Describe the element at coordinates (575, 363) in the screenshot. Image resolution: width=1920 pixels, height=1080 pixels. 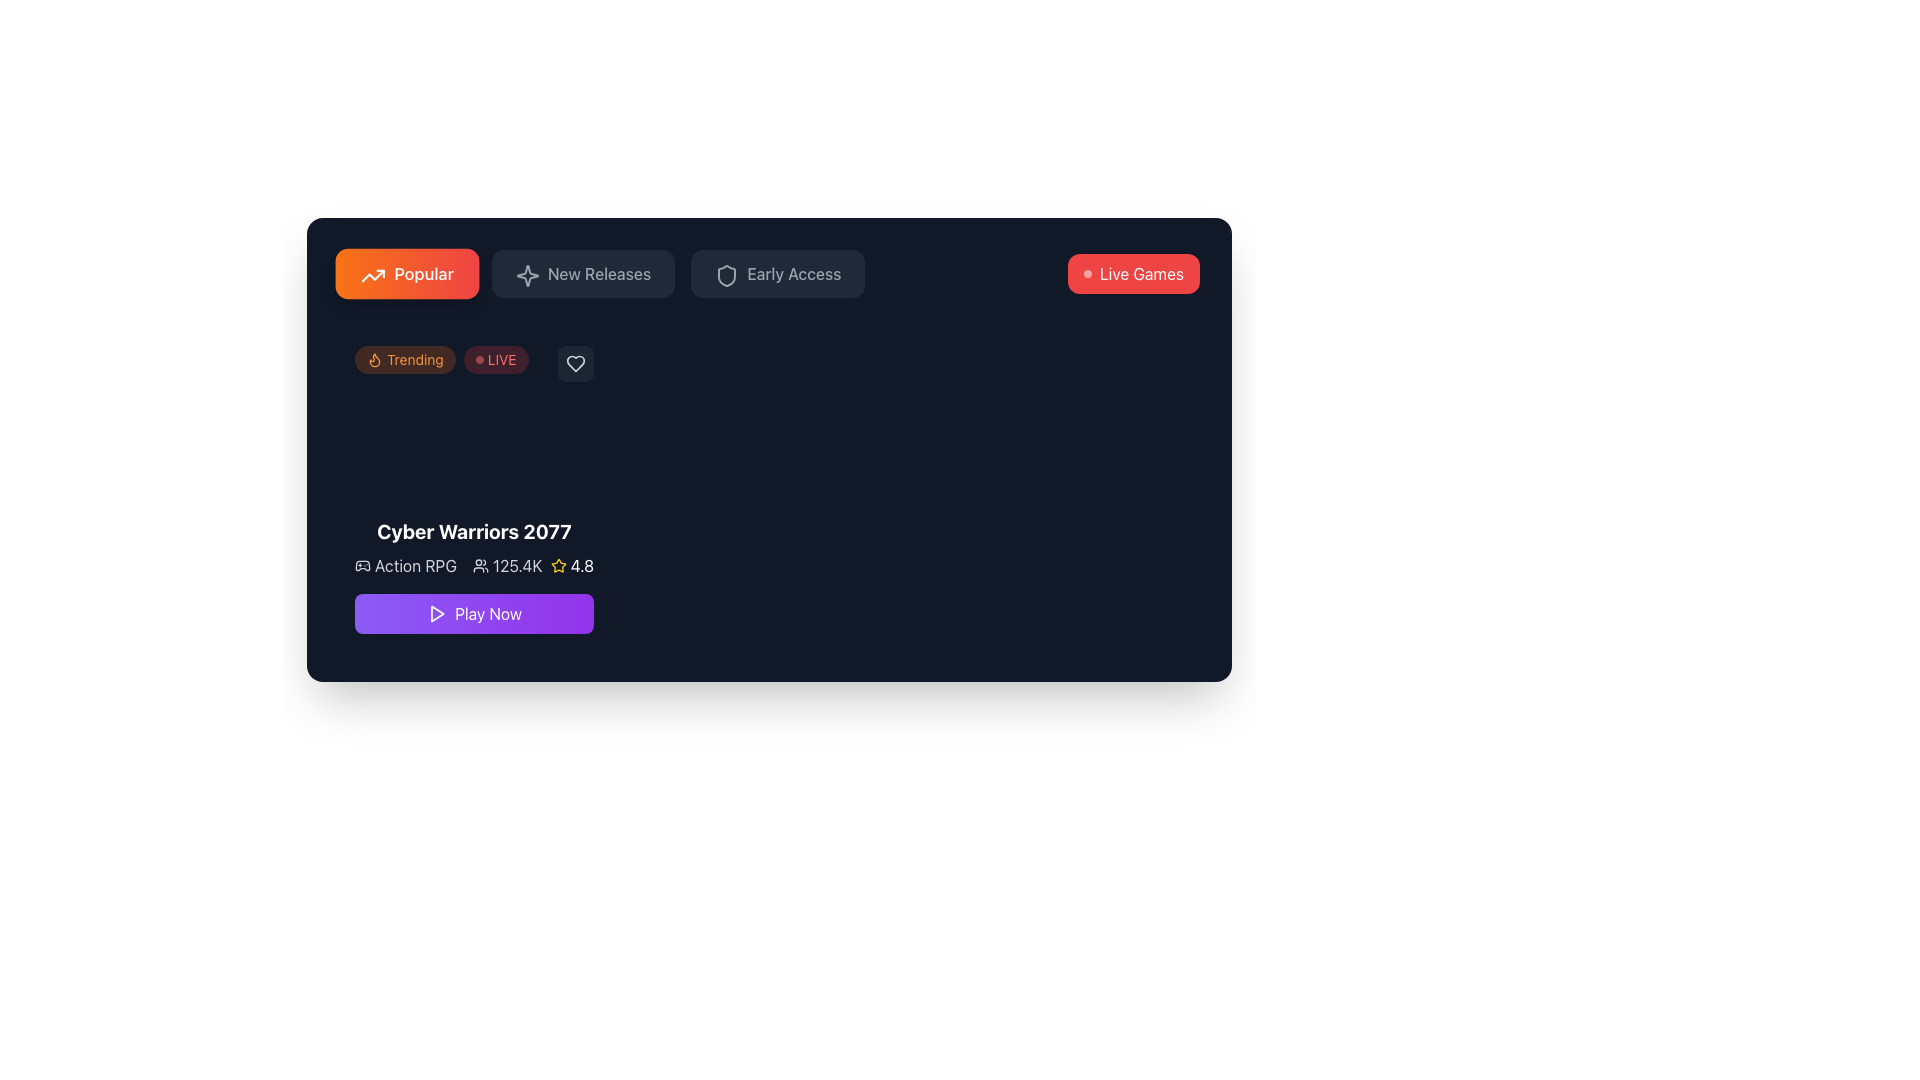
I see `the heart icon button located in the second row of the menu section, to the right of the 'Trending' and 'Live' labels, to mark the entity as a favorite` at that location.